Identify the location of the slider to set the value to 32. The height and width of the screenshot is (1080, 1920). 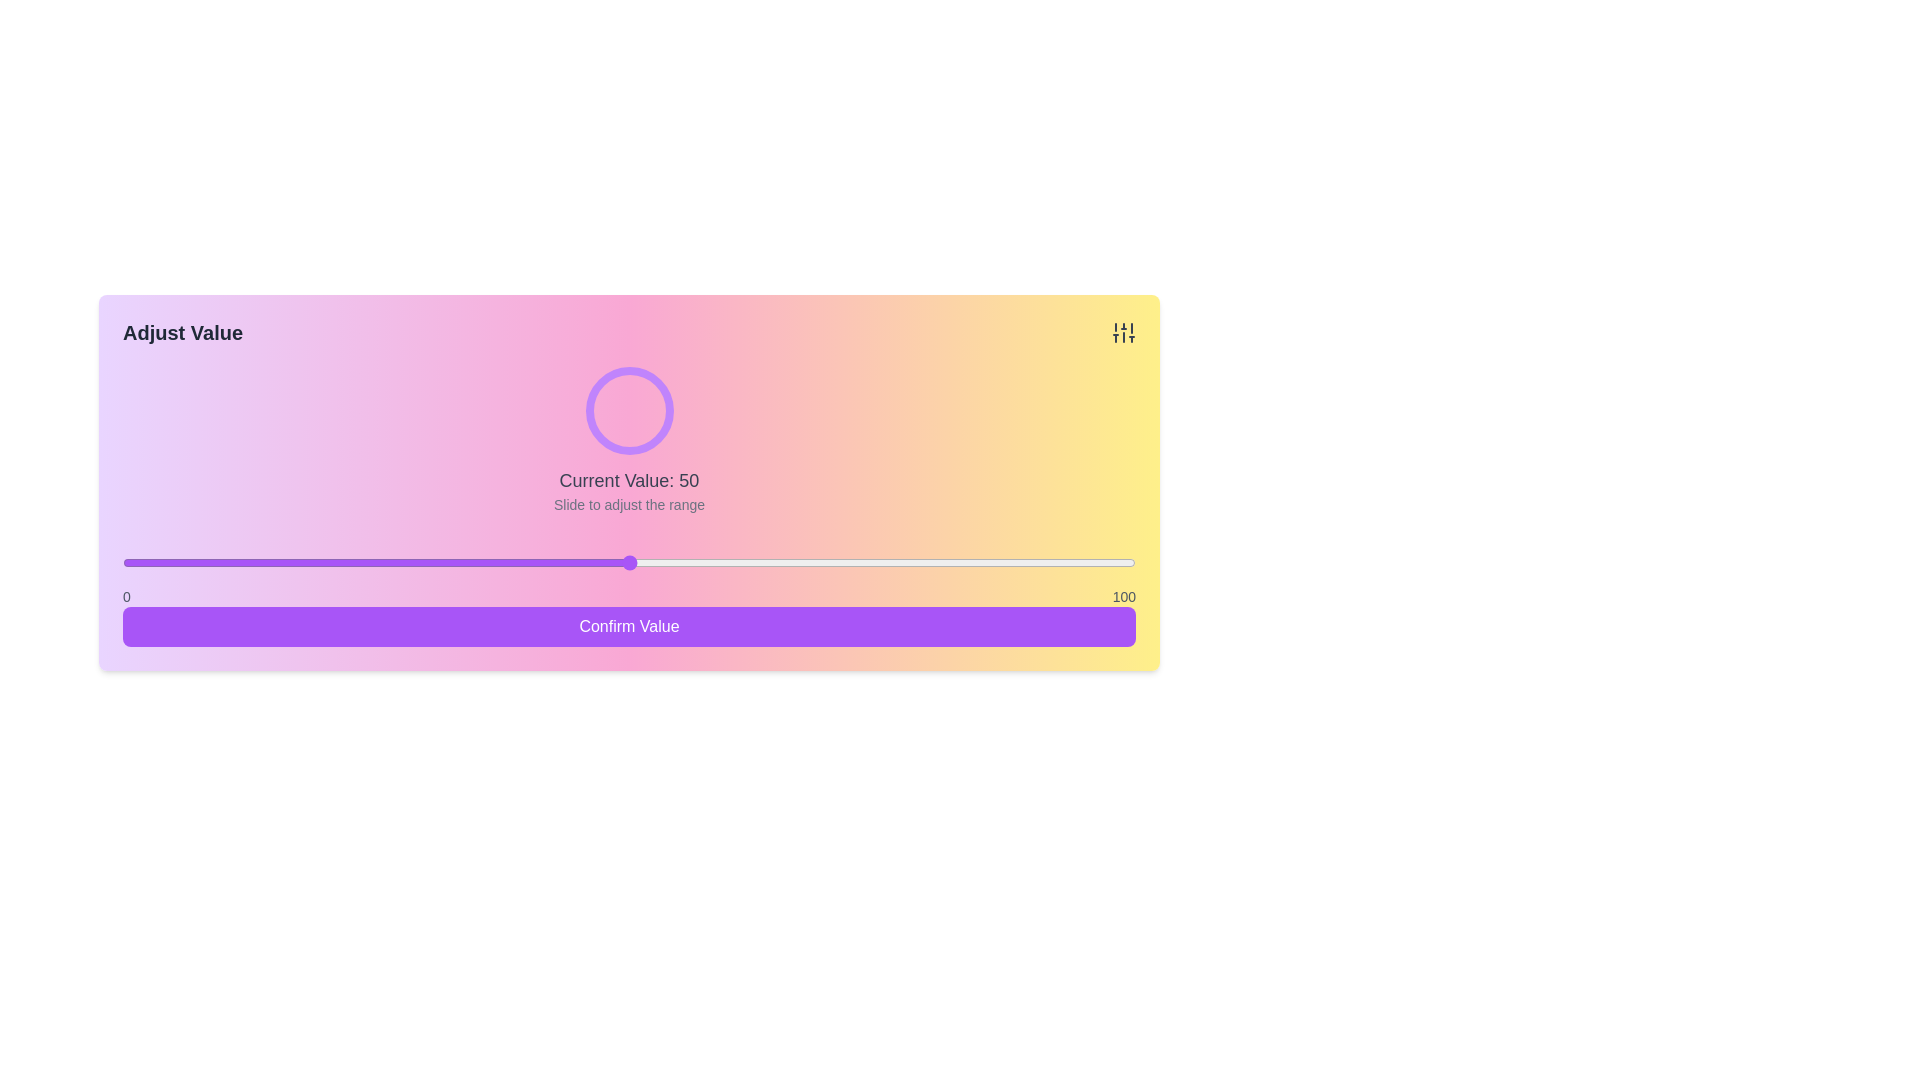
(446, 563).